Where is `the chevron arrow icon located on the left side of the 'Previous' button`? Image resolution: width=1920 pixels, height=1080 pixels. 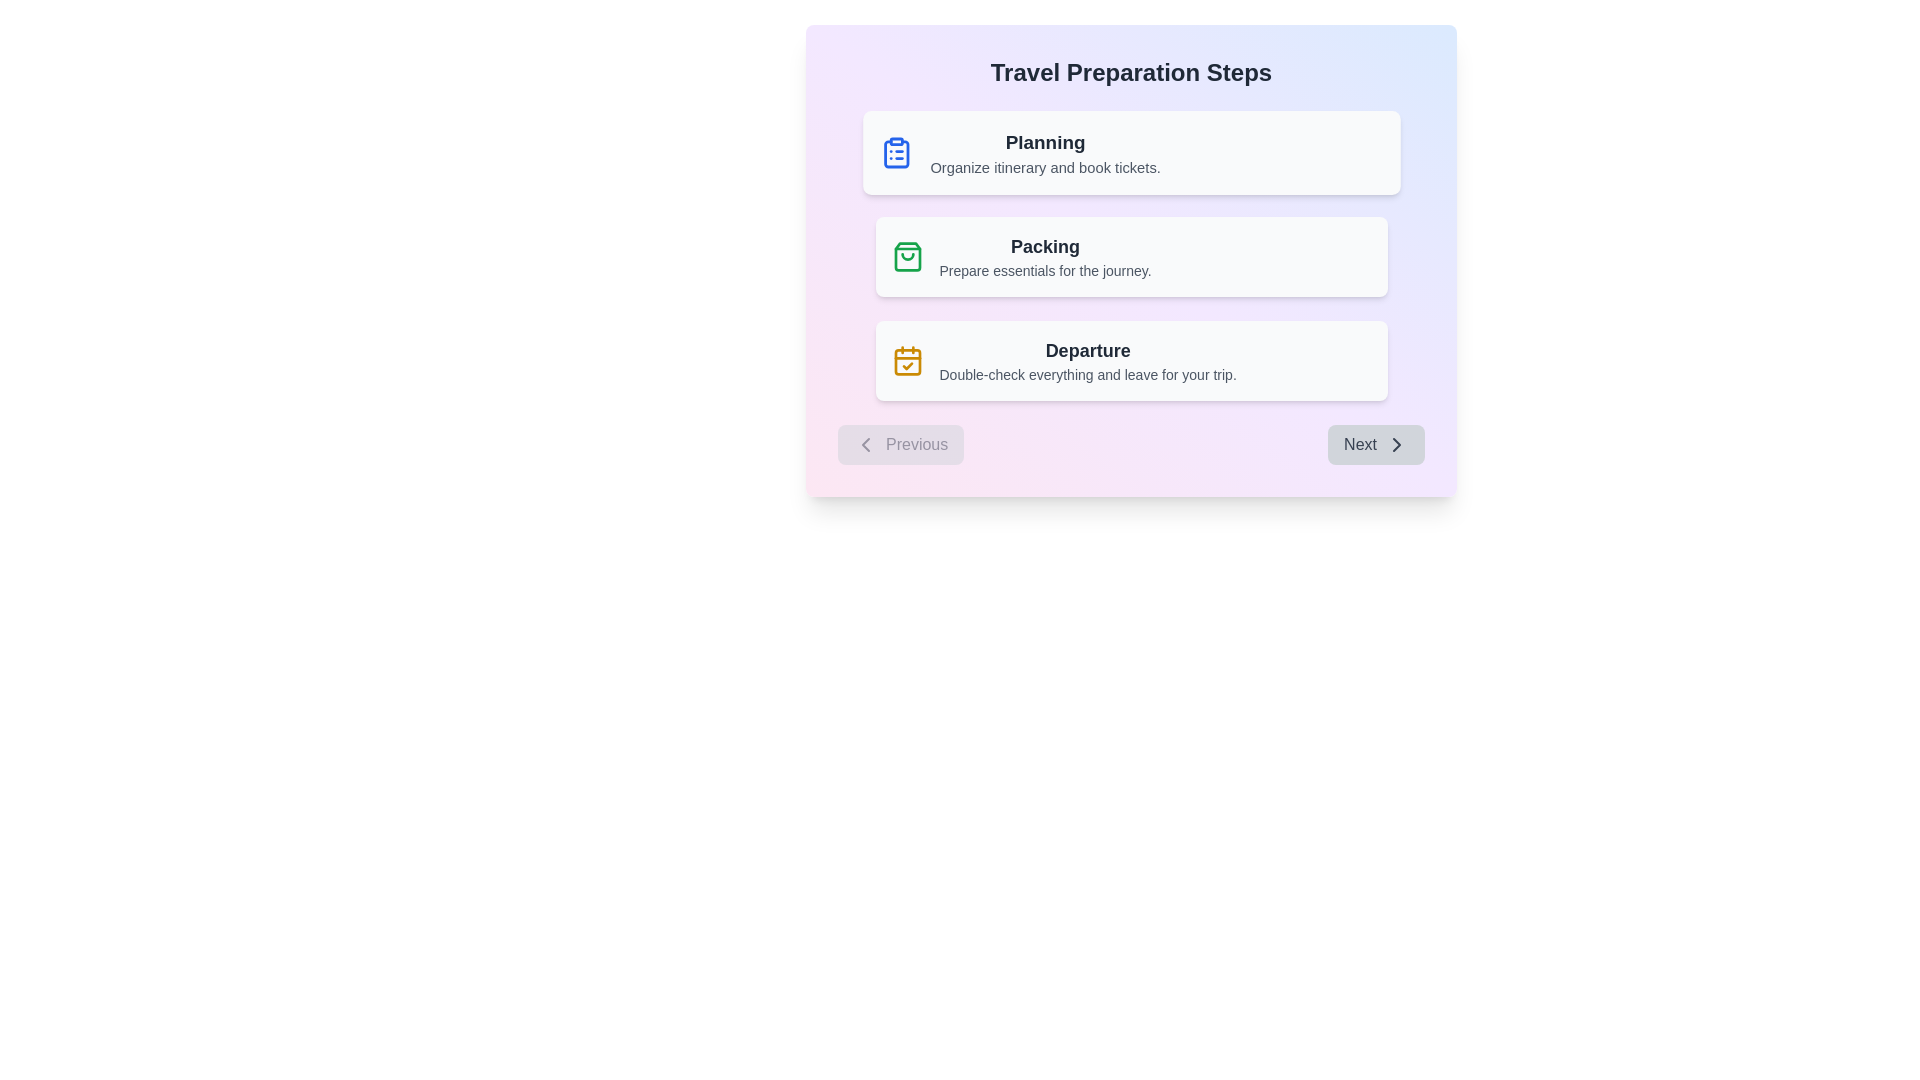 the chevron arrow icon located on the left side of the 'Previous' button is located at coordinates (865, 443).